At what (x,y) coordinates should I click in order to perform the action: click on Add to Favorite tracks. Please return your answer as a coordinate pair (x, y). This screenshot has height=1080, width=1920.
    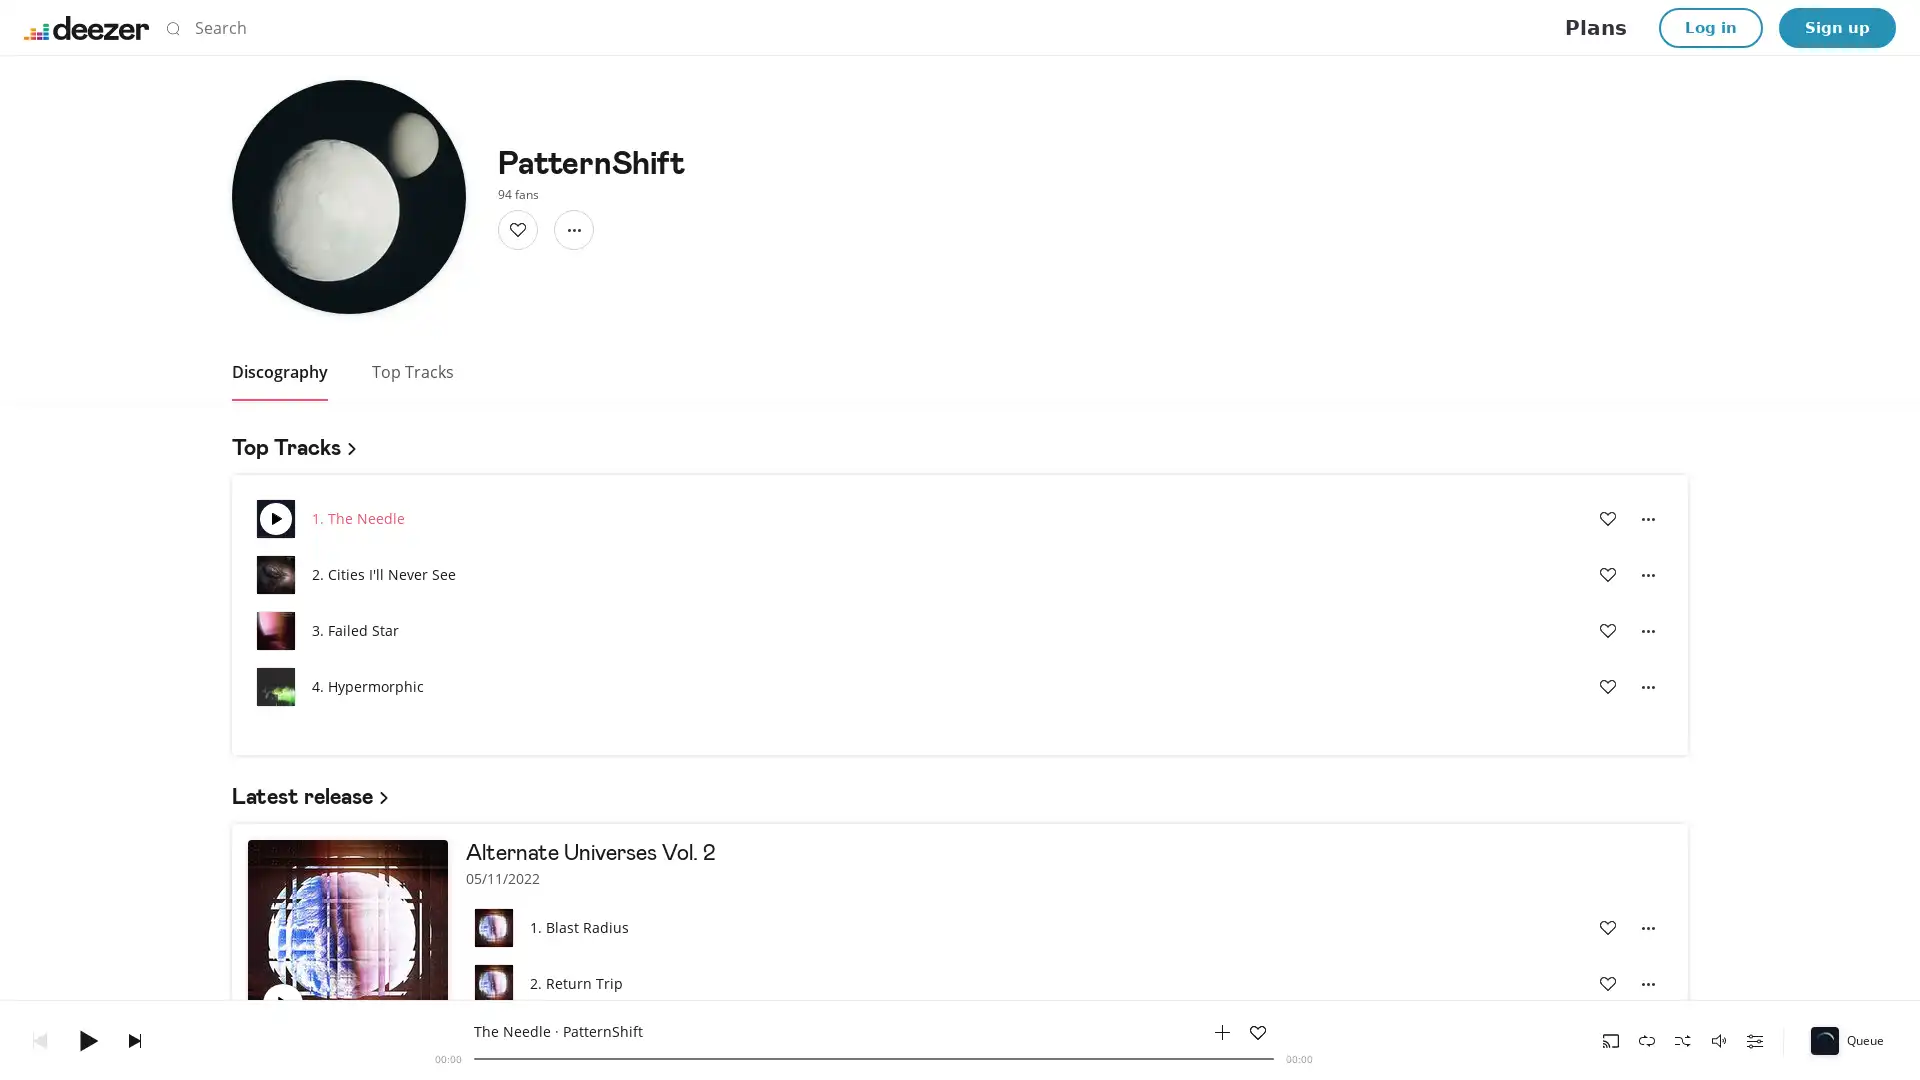
    Looking at the image, I should click on (1608, 631).